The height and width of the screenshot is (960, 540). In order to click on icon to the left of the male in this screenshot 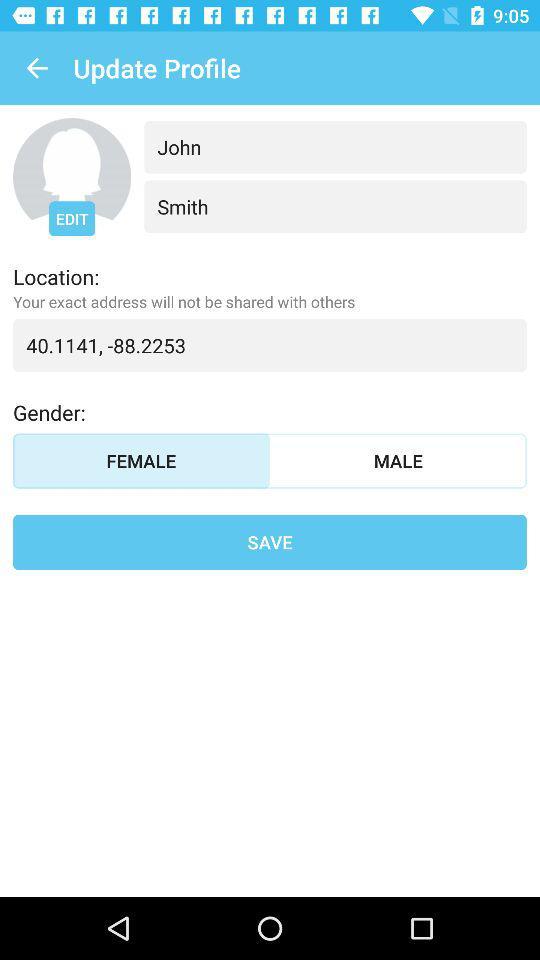, I will do `click(140, 461)`.